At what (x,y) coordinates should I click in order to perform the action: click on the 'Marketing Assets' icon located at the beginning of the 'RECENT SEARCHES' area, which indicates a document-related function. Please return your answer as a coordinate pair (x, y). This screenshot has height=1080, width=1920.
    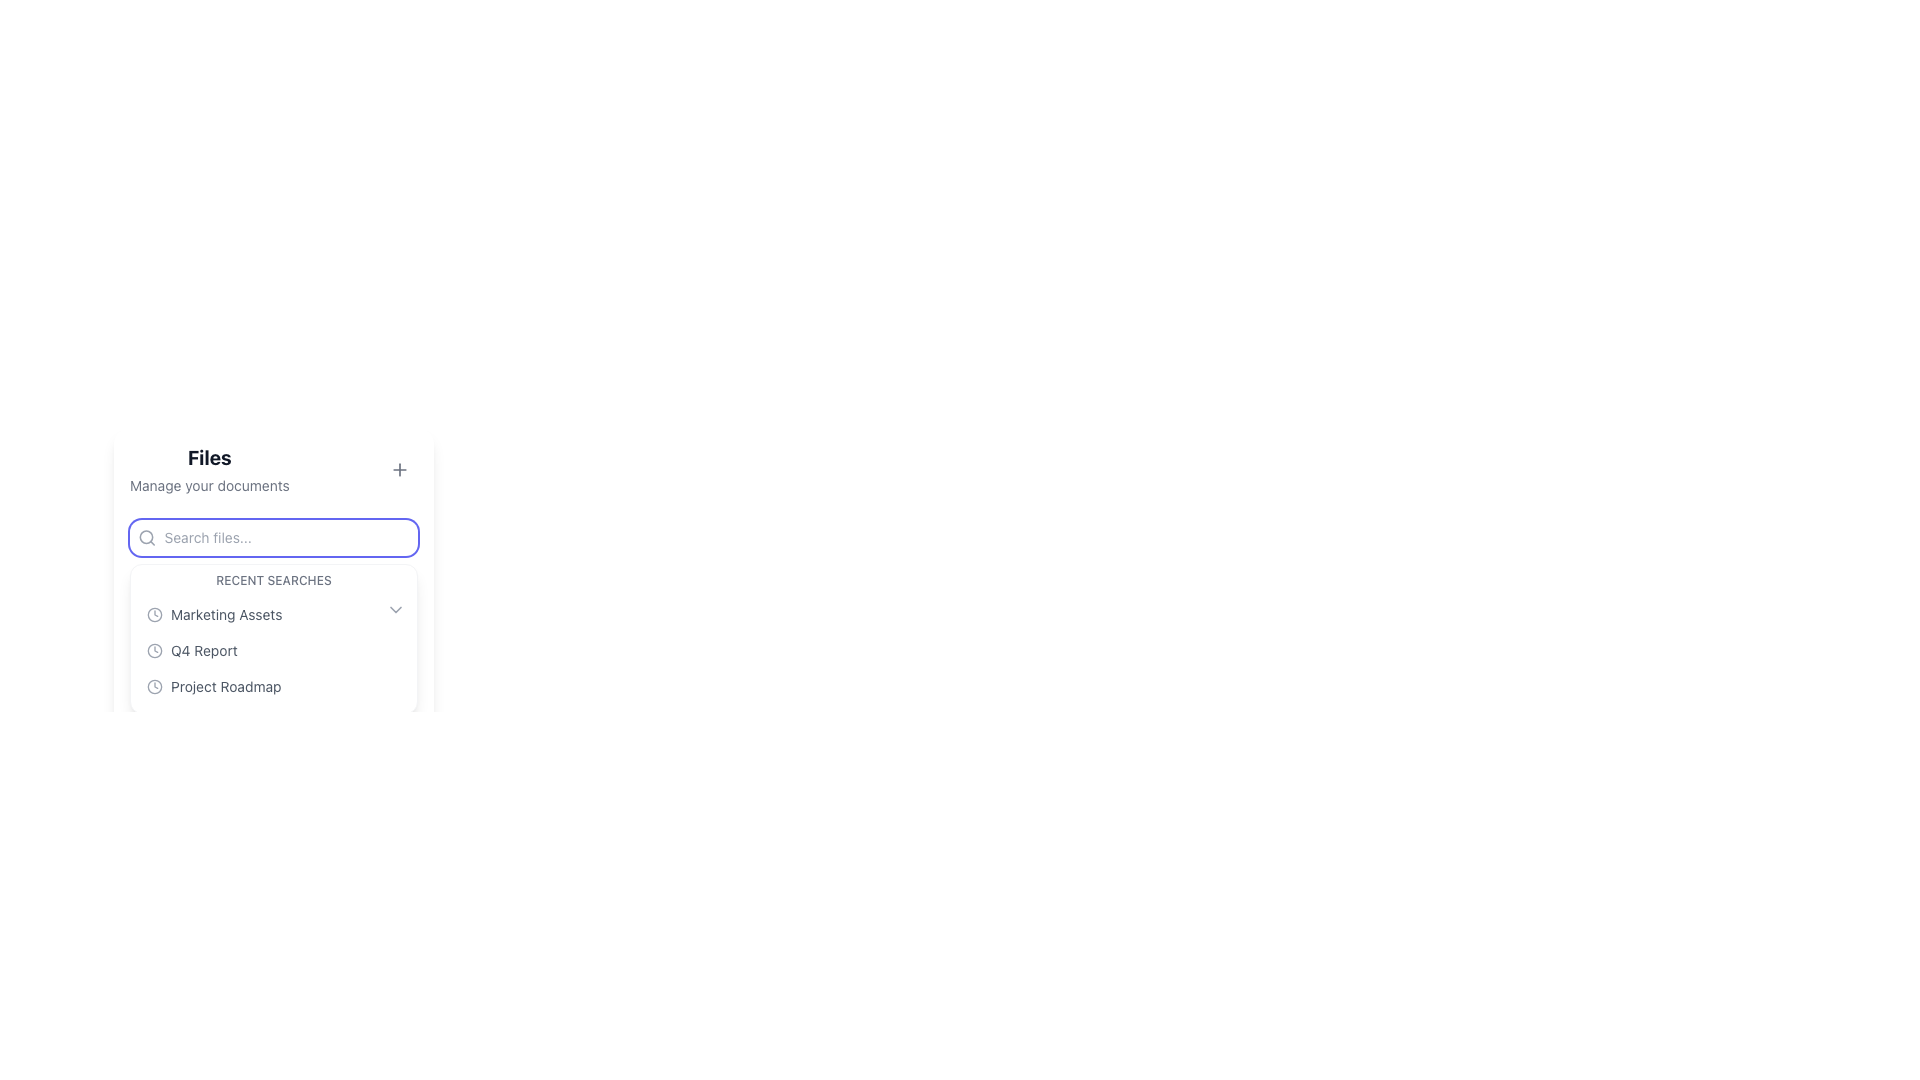
    Looking at the image, I should click on (158, 608).